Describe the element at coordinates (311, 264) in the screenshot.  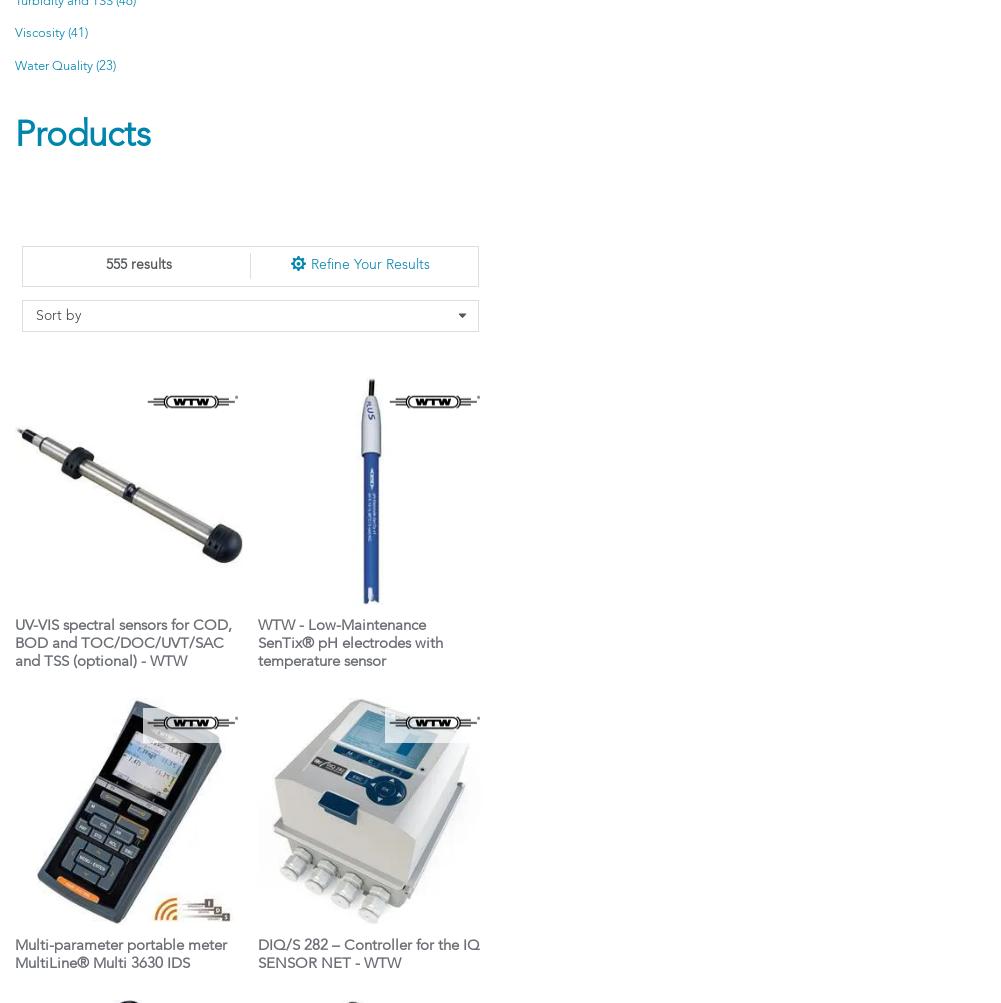
I see `'Refine Your Results'` at that location.